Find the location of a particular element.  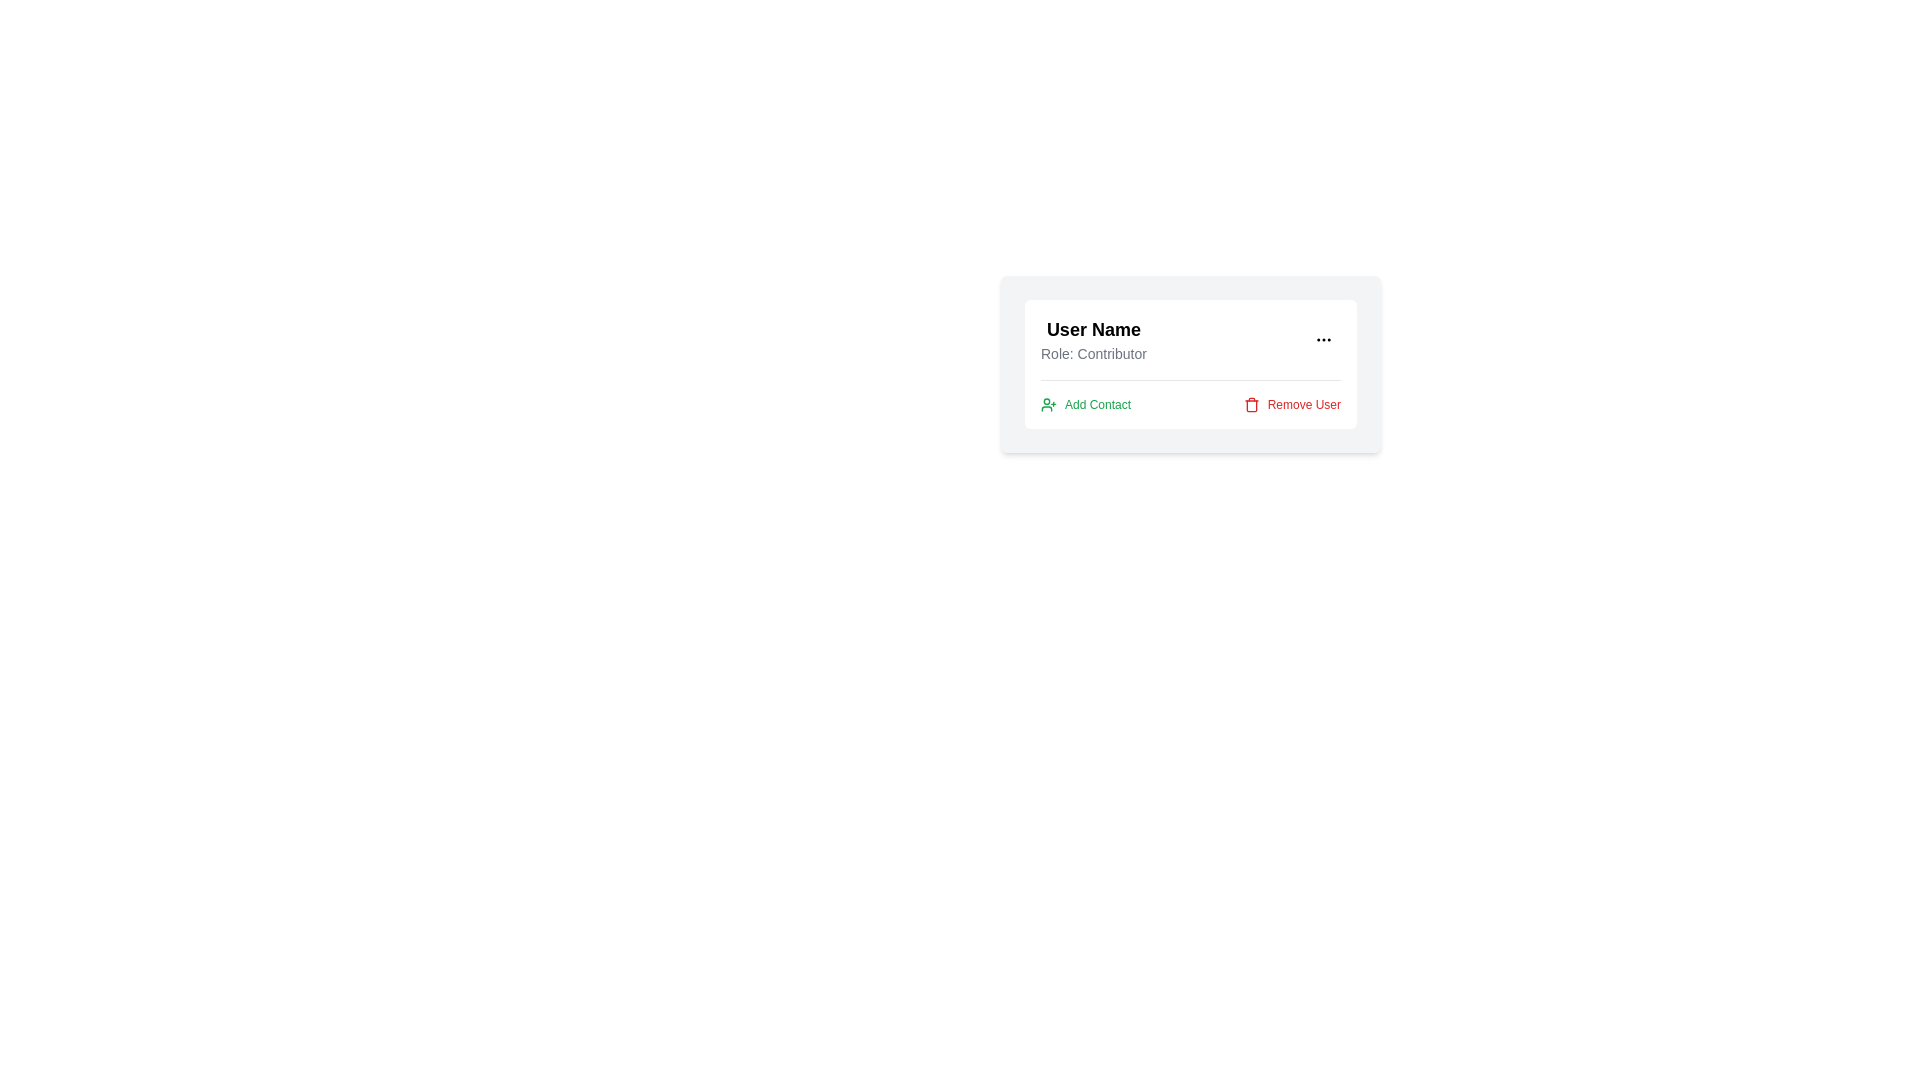

the 'User Name' text label, which is a bold and prominent label located above the 'Role: Contributor' text is located at coordinates (1092, 329).